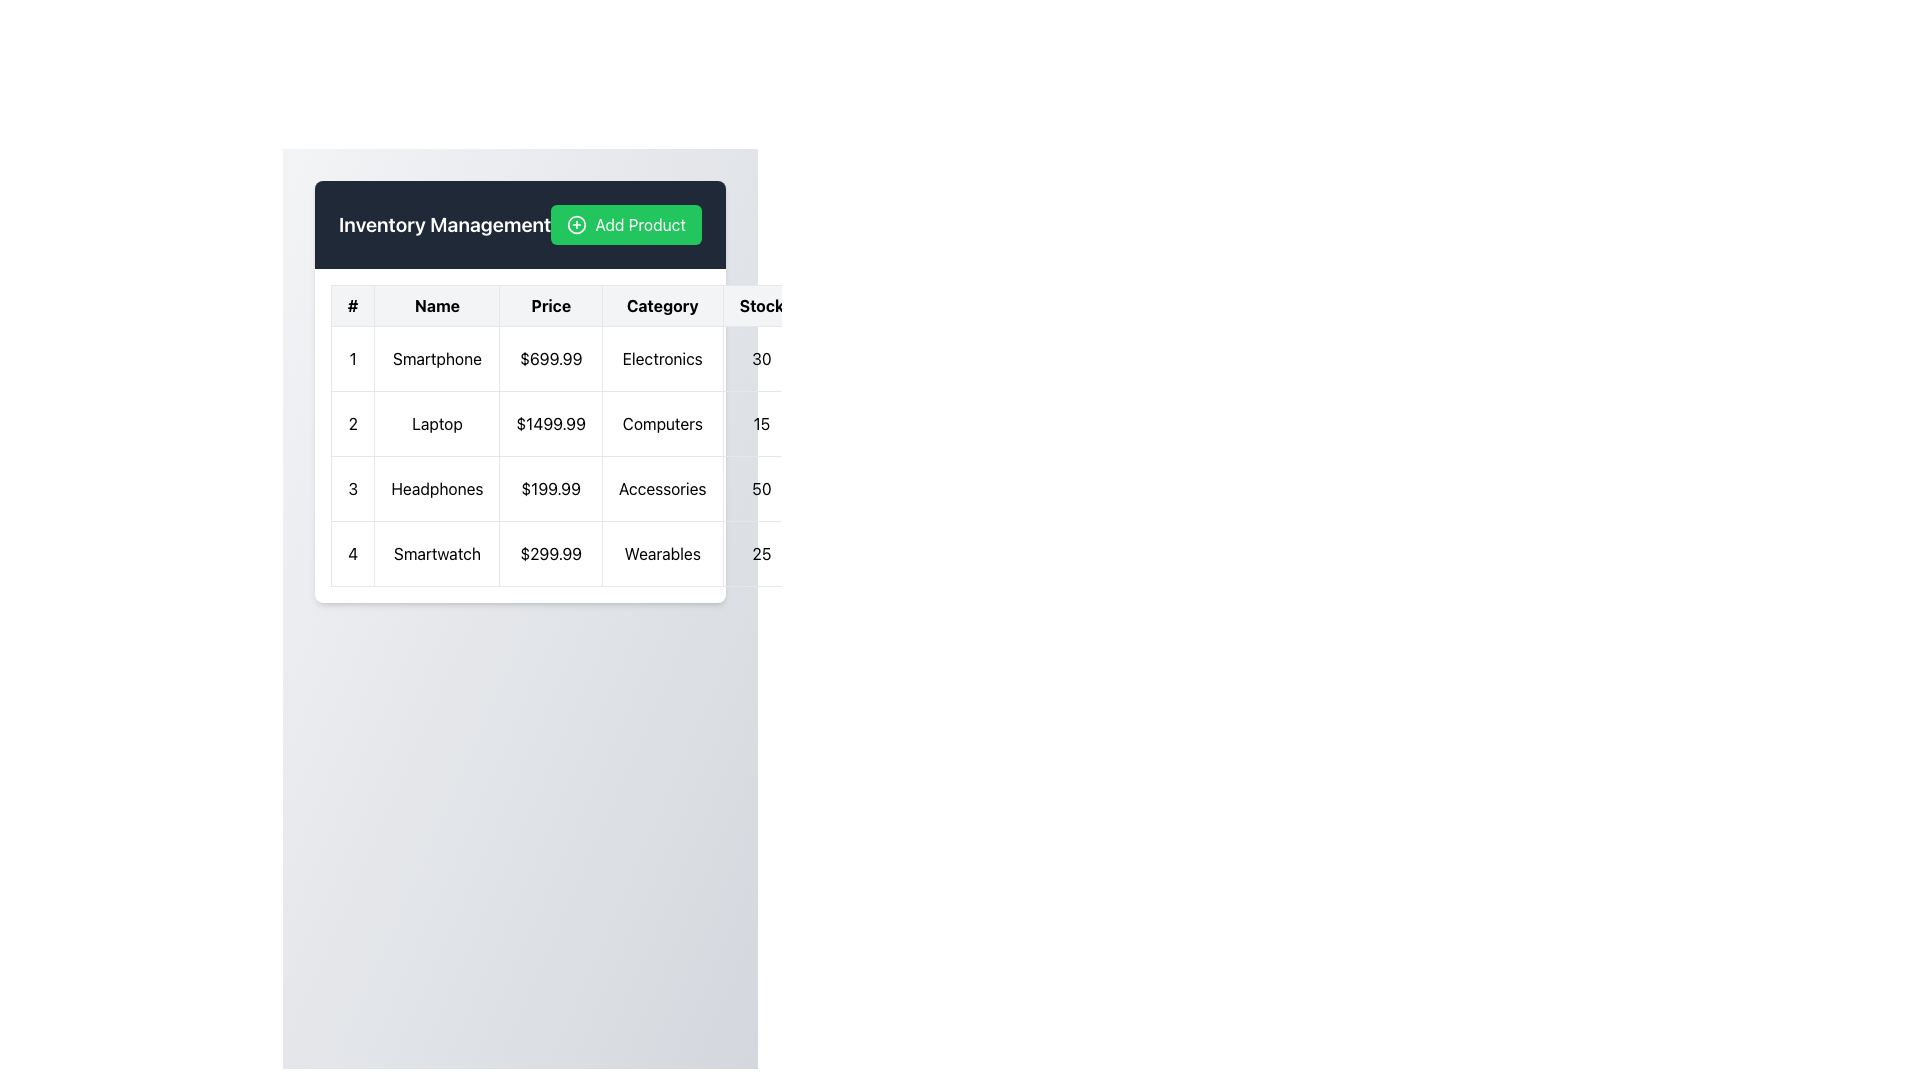 The height and width of the screenshot is (1080, 1920). I want to click on the Icon component (circle in an SVG graphic) that represents a green circle on the 'Add Product' button located at the top-right corner of the header bar, so click(576, 224).